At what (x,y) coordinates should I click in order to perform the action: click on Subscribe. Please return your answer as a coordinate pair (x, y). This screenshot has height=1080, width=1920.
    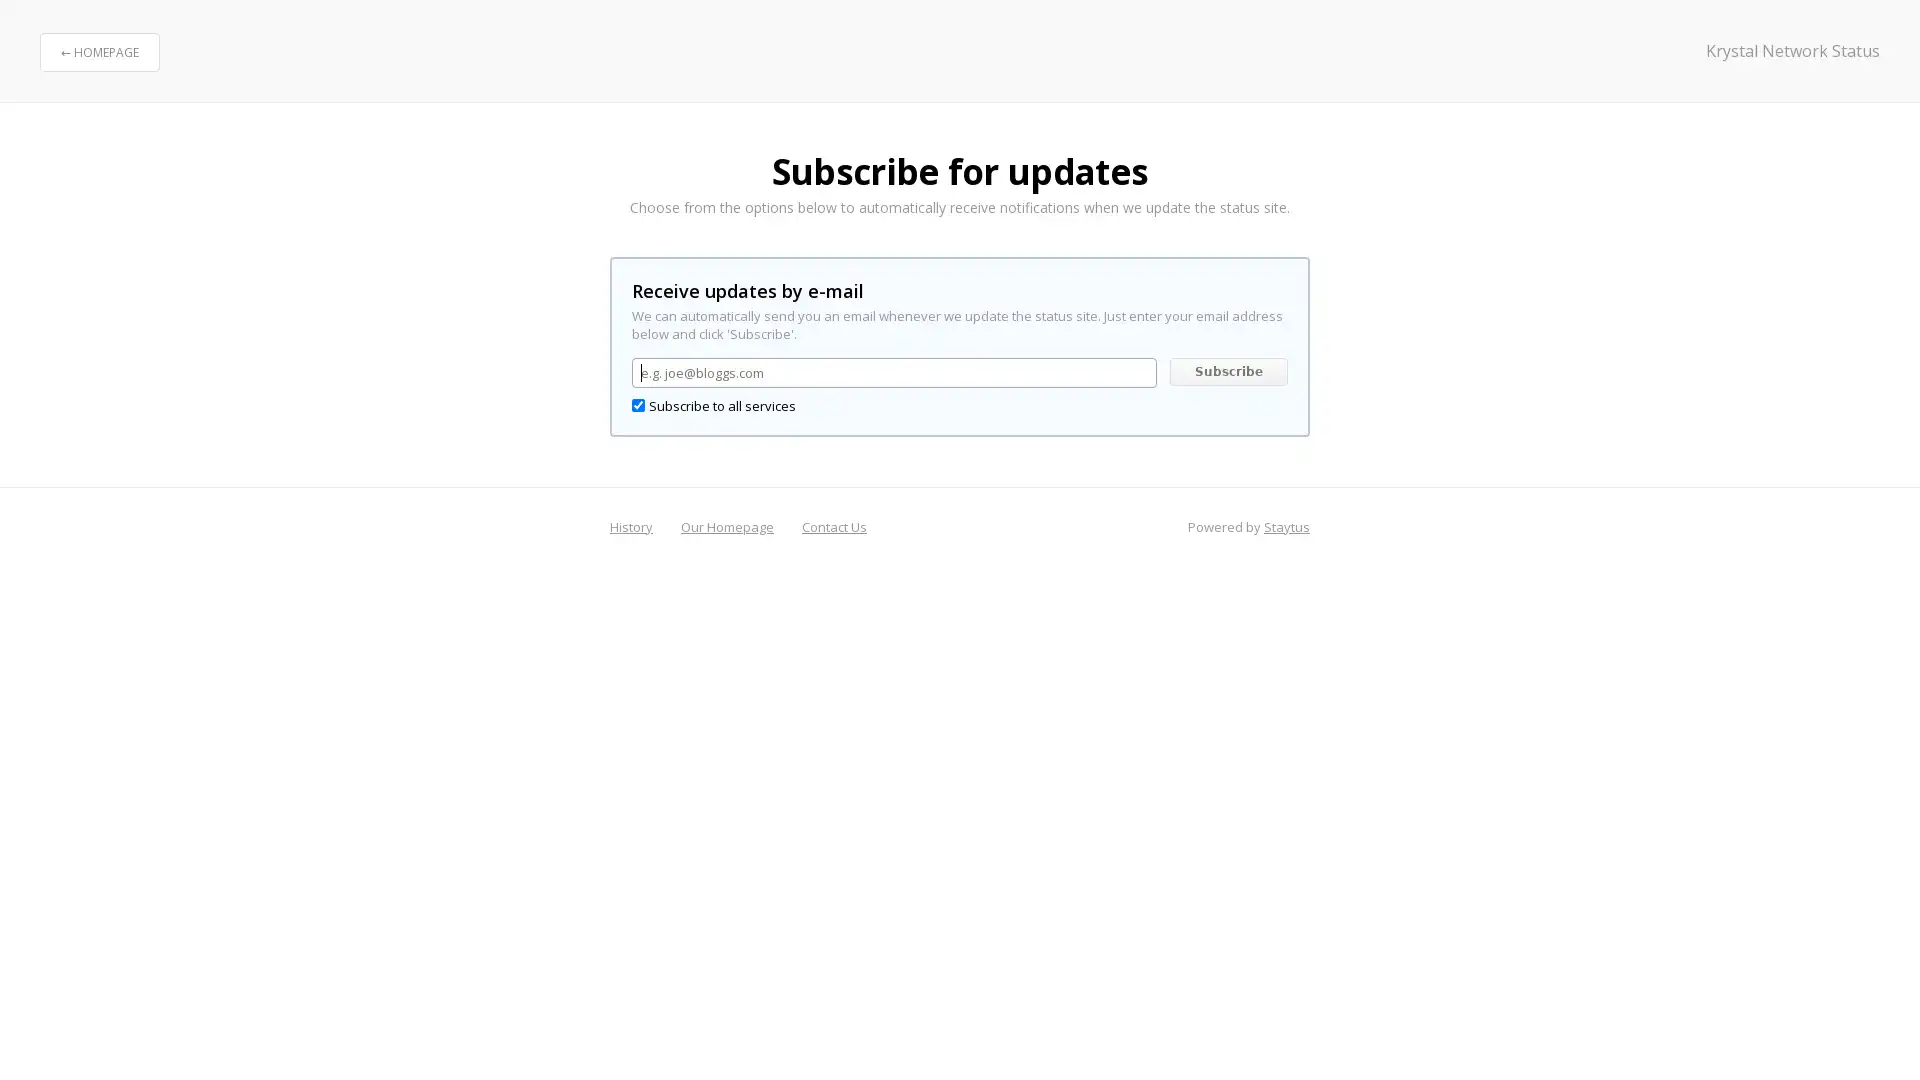
    Looking at the image, I should click on (1227, 371).